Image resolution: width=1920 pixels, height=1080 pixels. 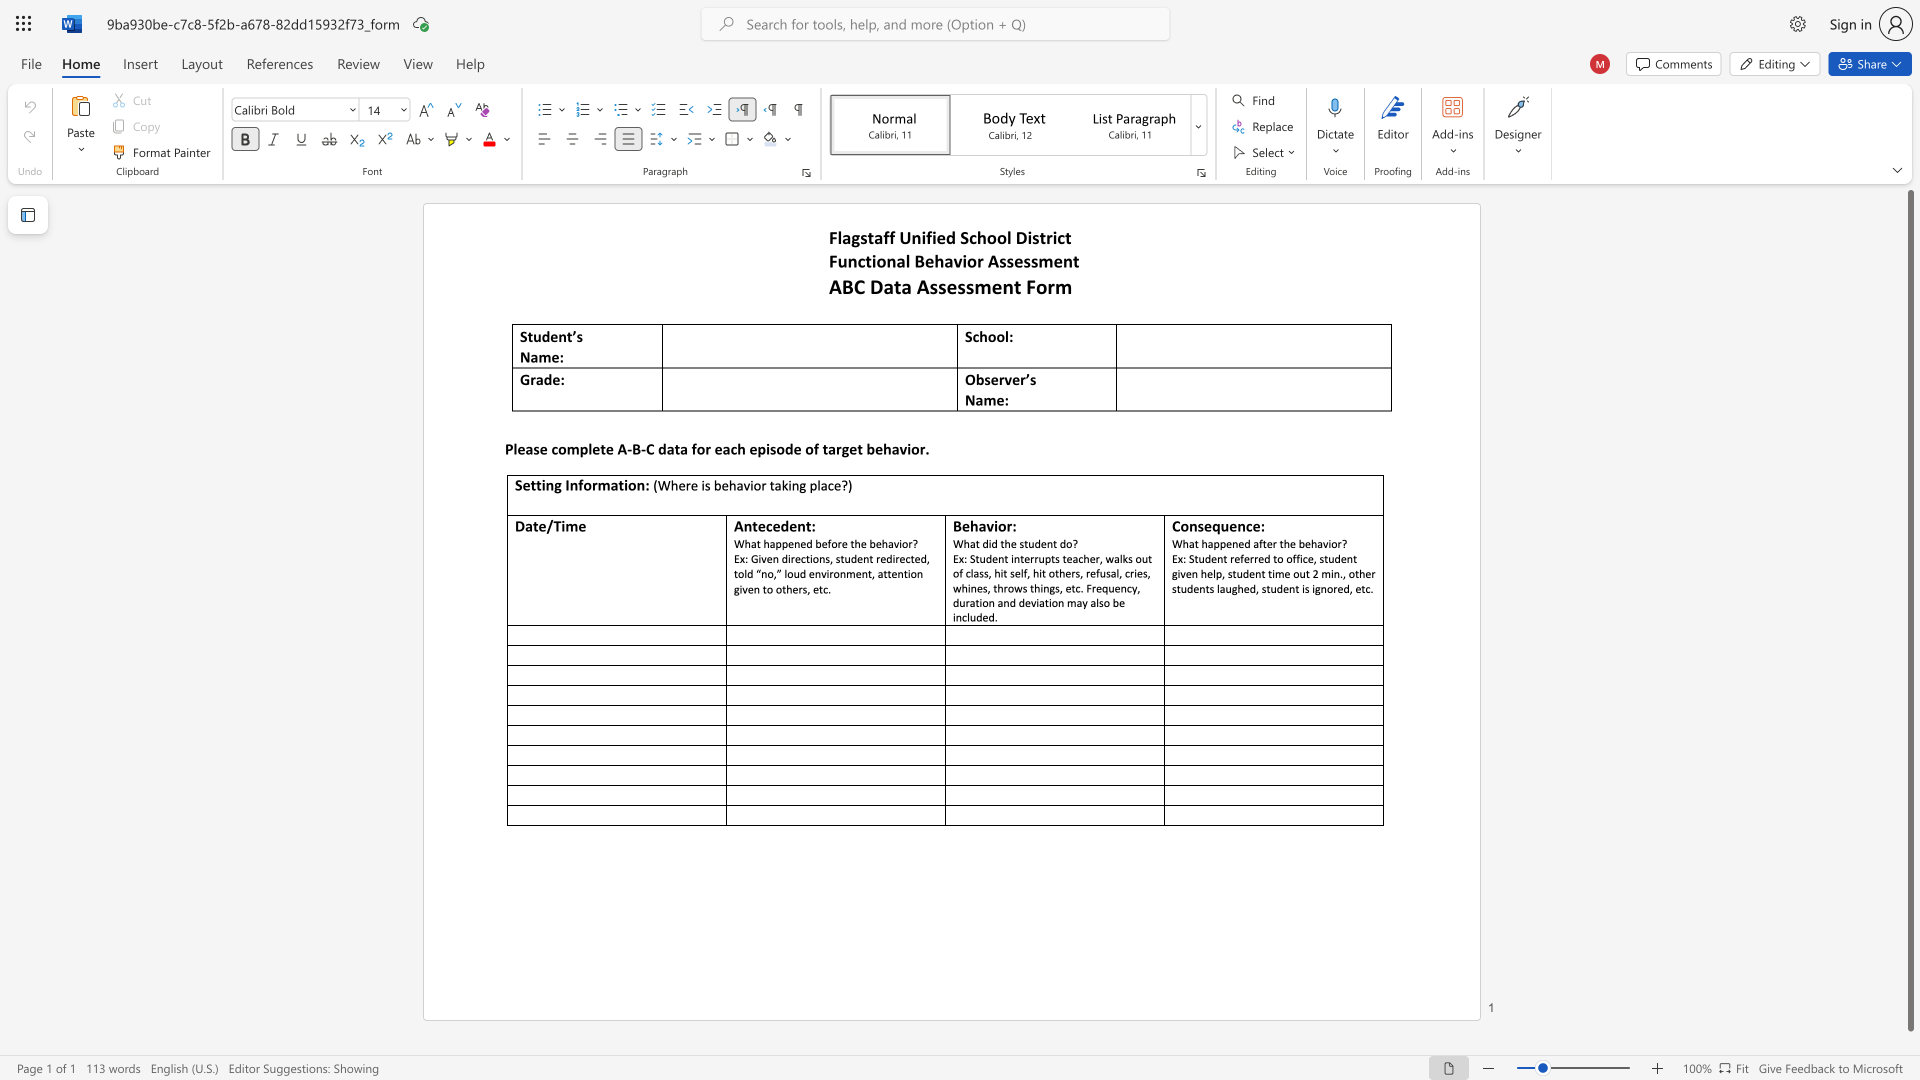 What do you see at coordinates (514, 485) in the screenshot?
I see `the subset text "Setting Inform" within the text "Setting Information:"` at bounding box center [514, 485].